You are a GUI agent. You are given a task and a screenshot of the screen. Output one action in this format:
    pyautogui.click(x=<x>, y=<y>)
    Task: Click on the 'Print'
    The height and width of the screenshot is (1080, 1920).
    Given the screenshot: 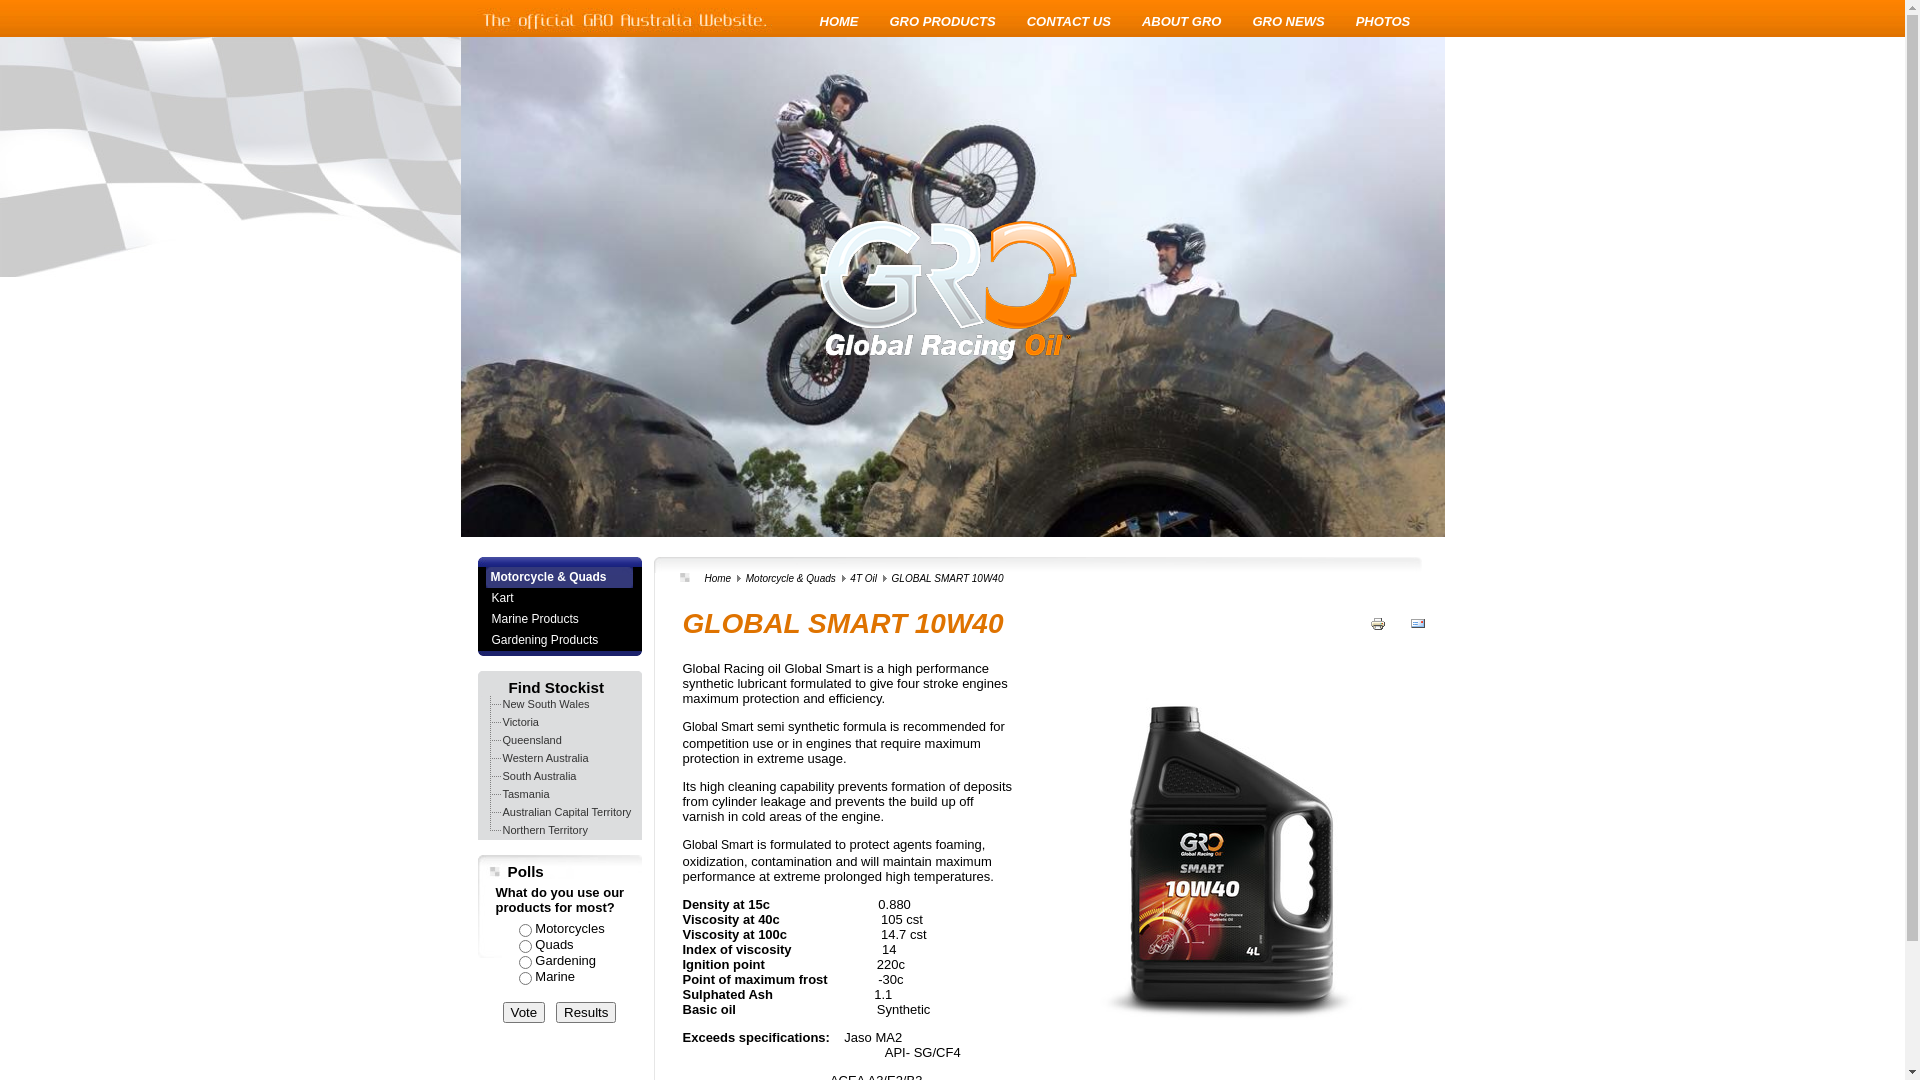 What is the action you would take?
    pyautogui.click(x=1376, y=637)
    